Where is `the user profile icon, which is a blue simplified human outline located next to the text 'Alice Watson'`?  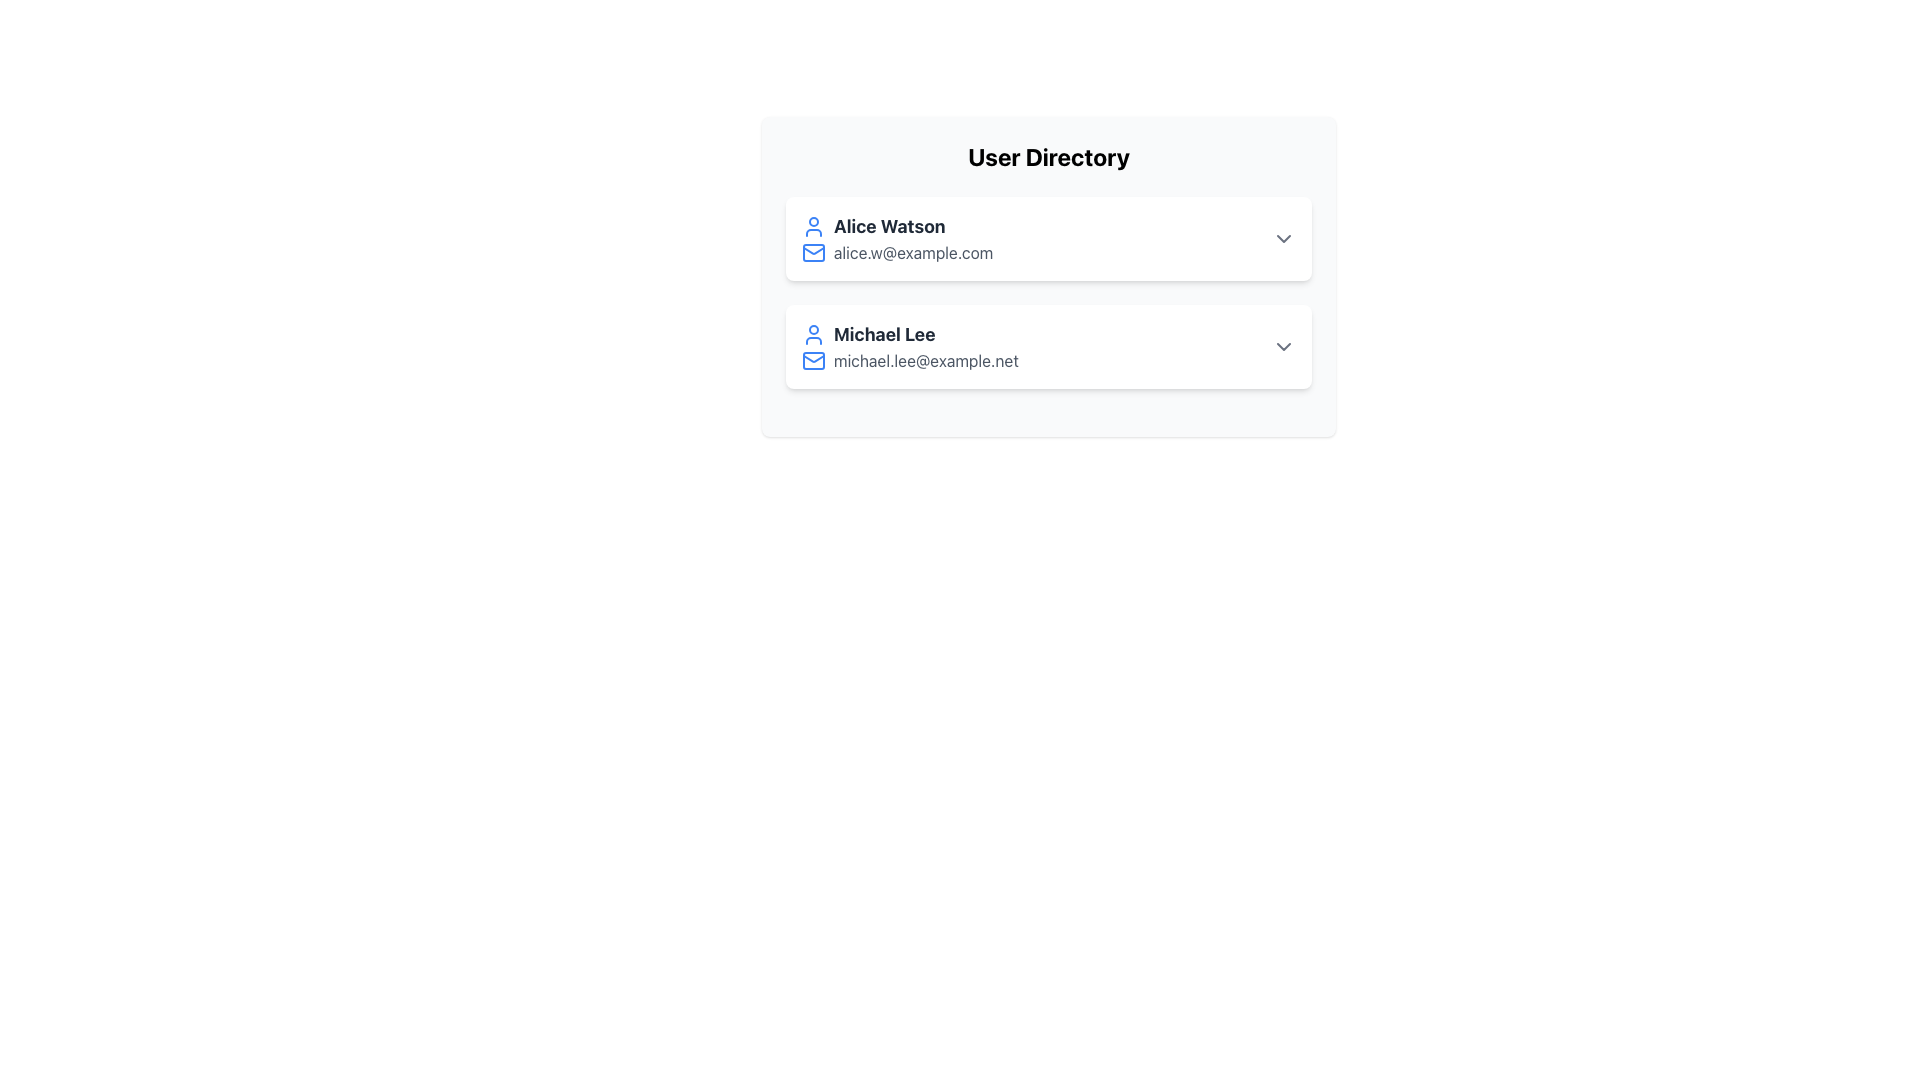 the user profile icon, which is a blue simplified human outline located next to the text 'Alice Watson' is located at coordinates (814, 226).